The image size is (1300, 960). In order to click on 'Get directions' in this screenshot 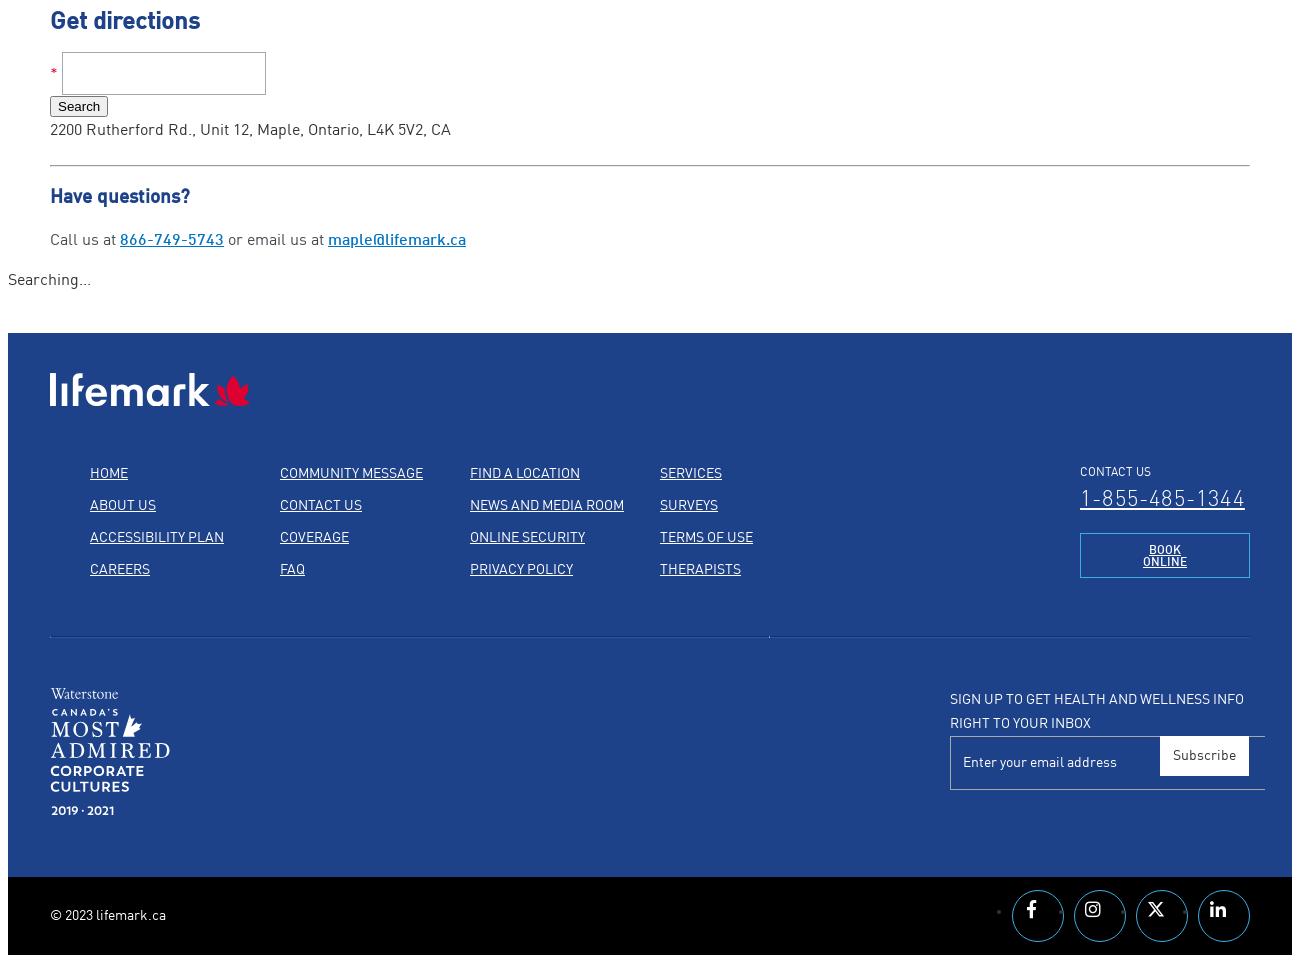, I will do `click(124, 20)`.